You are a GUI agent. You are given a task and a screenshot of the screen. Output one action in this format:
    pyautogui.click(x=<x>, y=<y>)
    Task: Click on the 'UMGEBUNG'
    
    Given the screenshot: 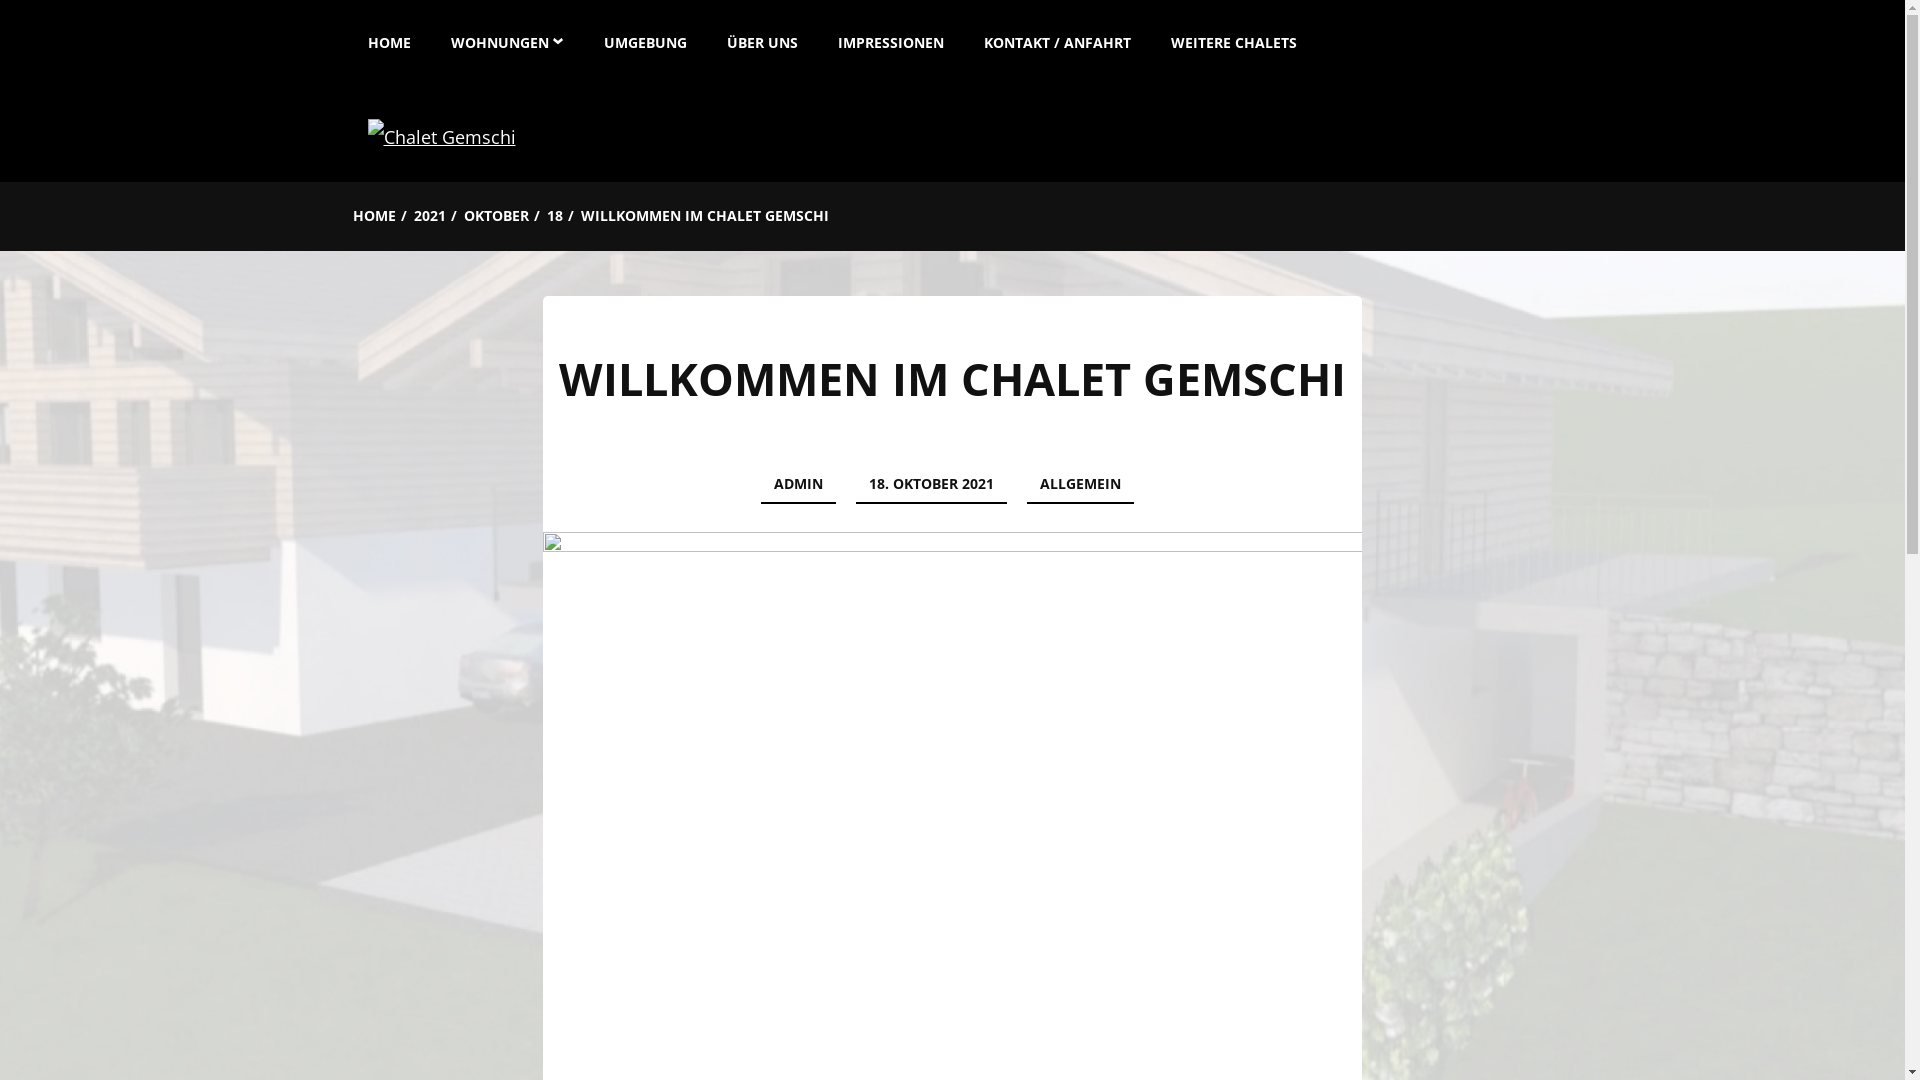 What is the action you would take?
    pyautogui.click(x=645, y=38)
    